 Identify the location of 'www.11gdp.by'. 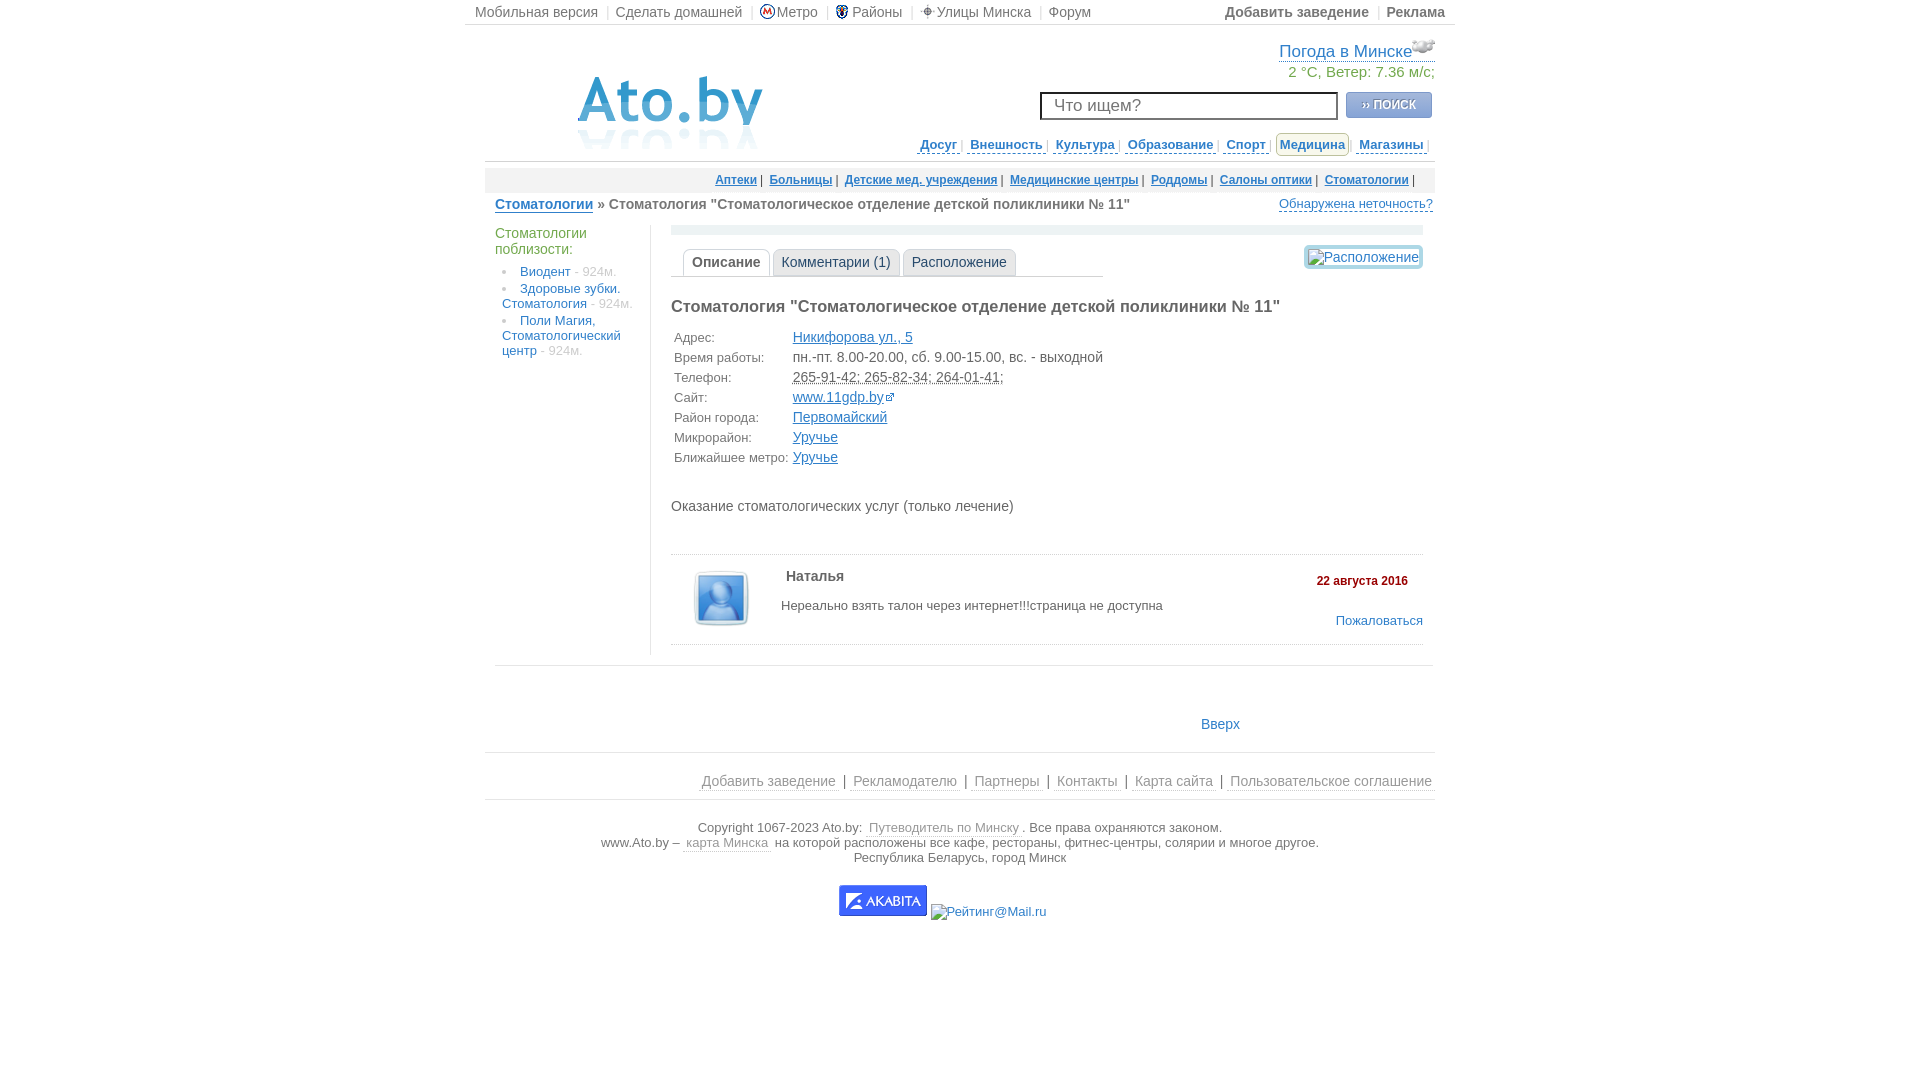
(791, 397).